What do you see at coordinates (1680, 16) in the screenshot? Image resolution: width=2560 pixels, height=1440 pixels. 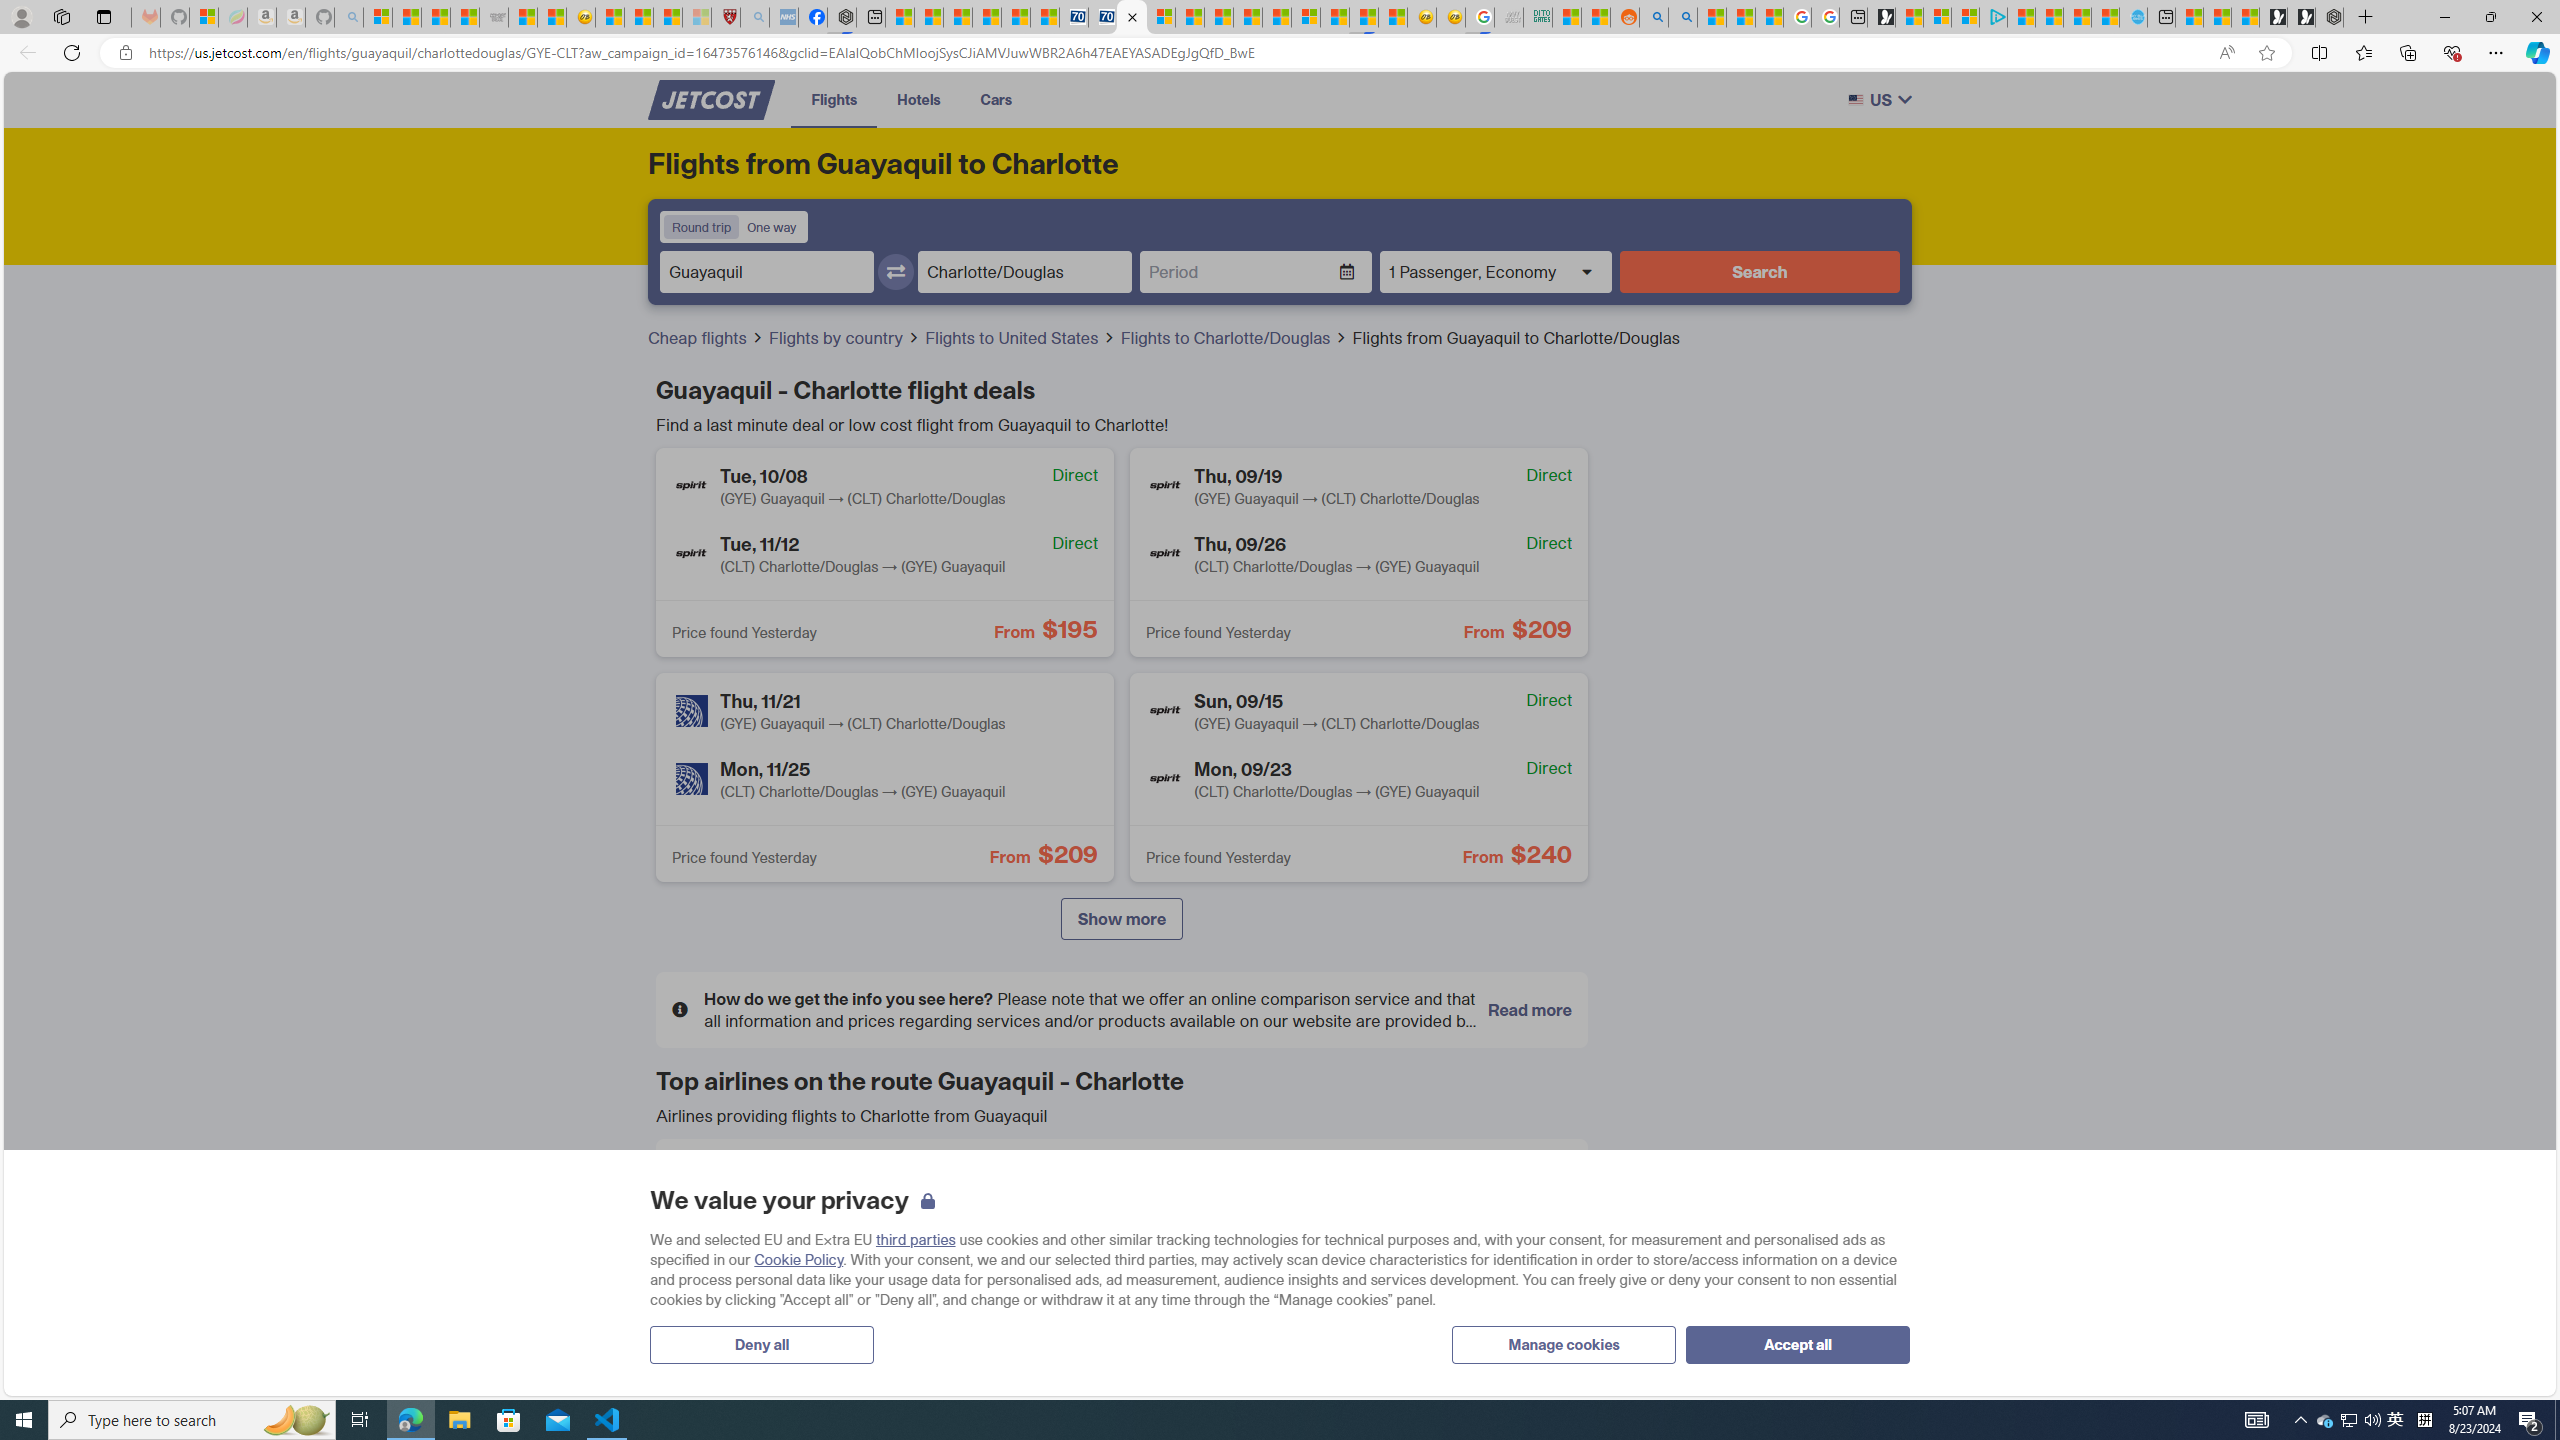 I see `'Utah sues federal government - Search'` at bounding box center [1680, 16].